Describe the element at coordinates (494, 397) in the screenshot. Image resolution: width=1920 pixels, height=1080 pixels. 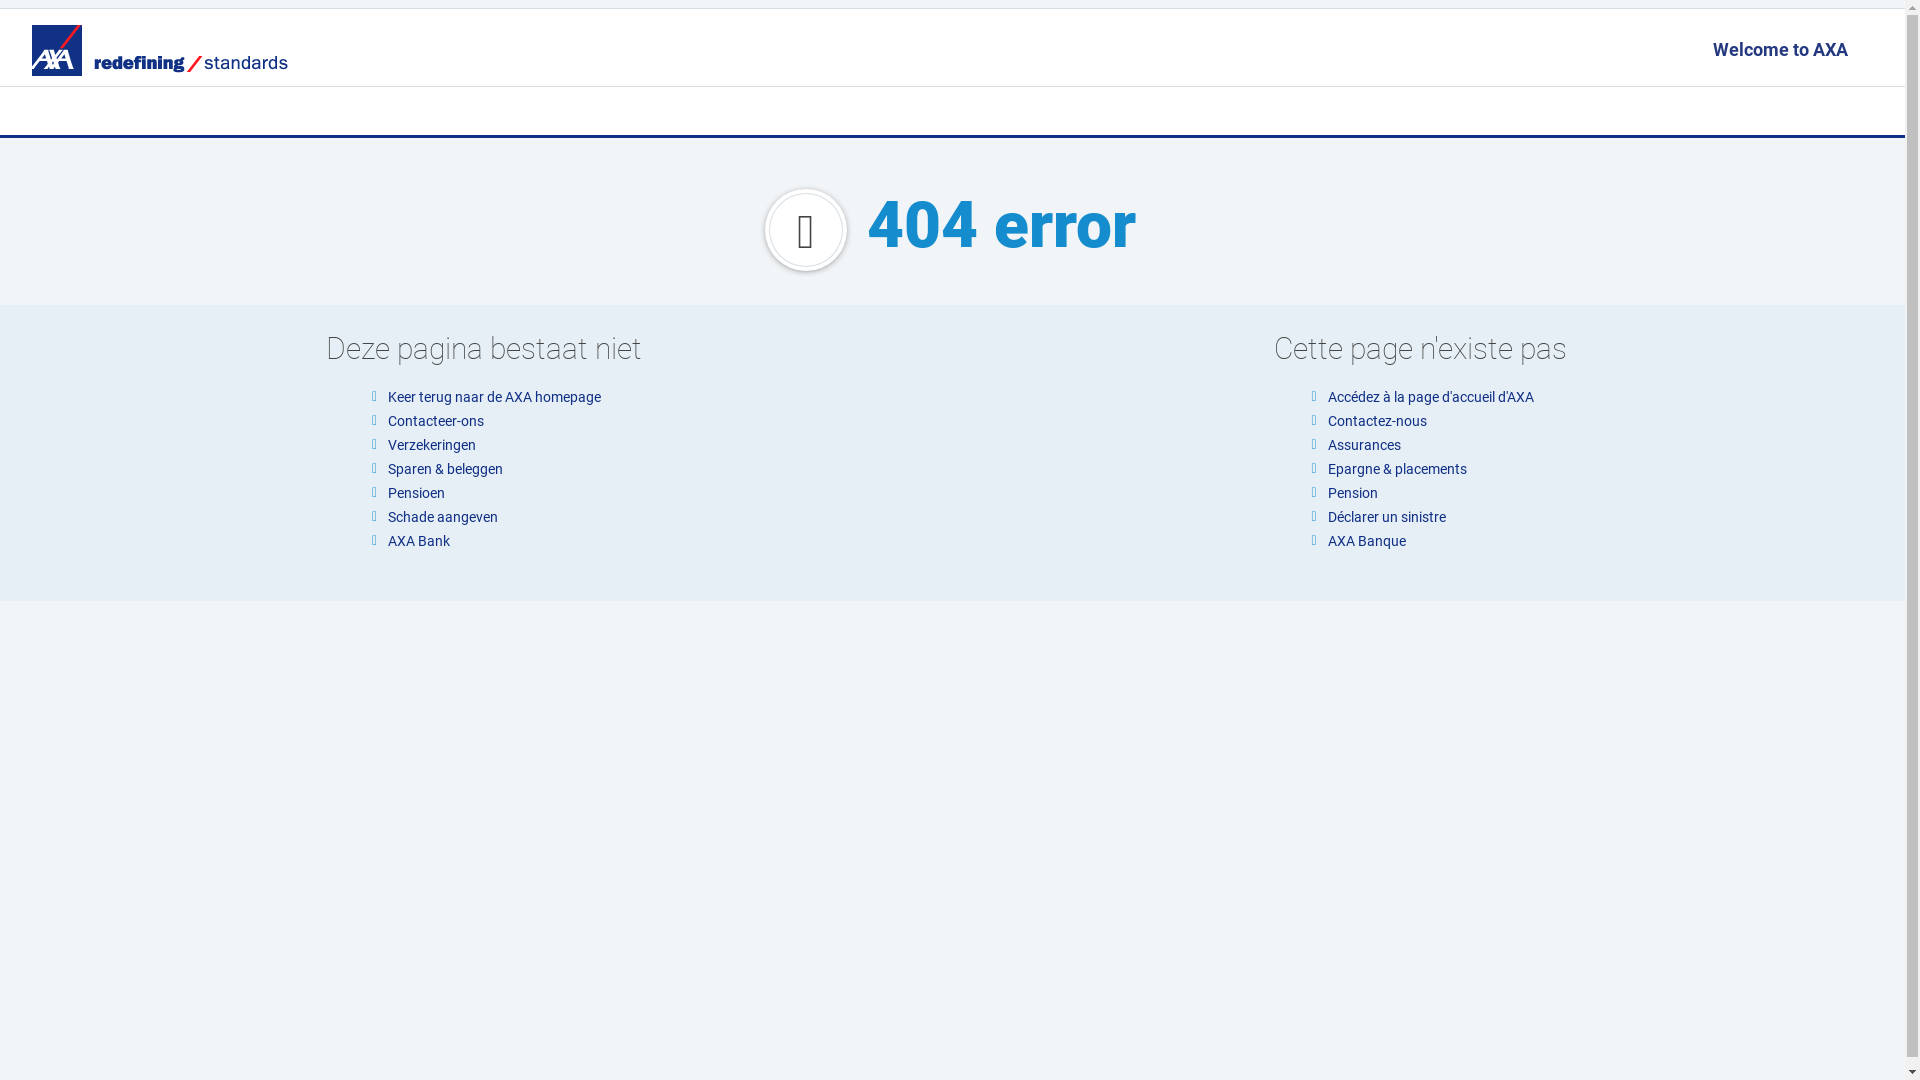
I see `'Keer terug naar de AXA homepage'` at that location.